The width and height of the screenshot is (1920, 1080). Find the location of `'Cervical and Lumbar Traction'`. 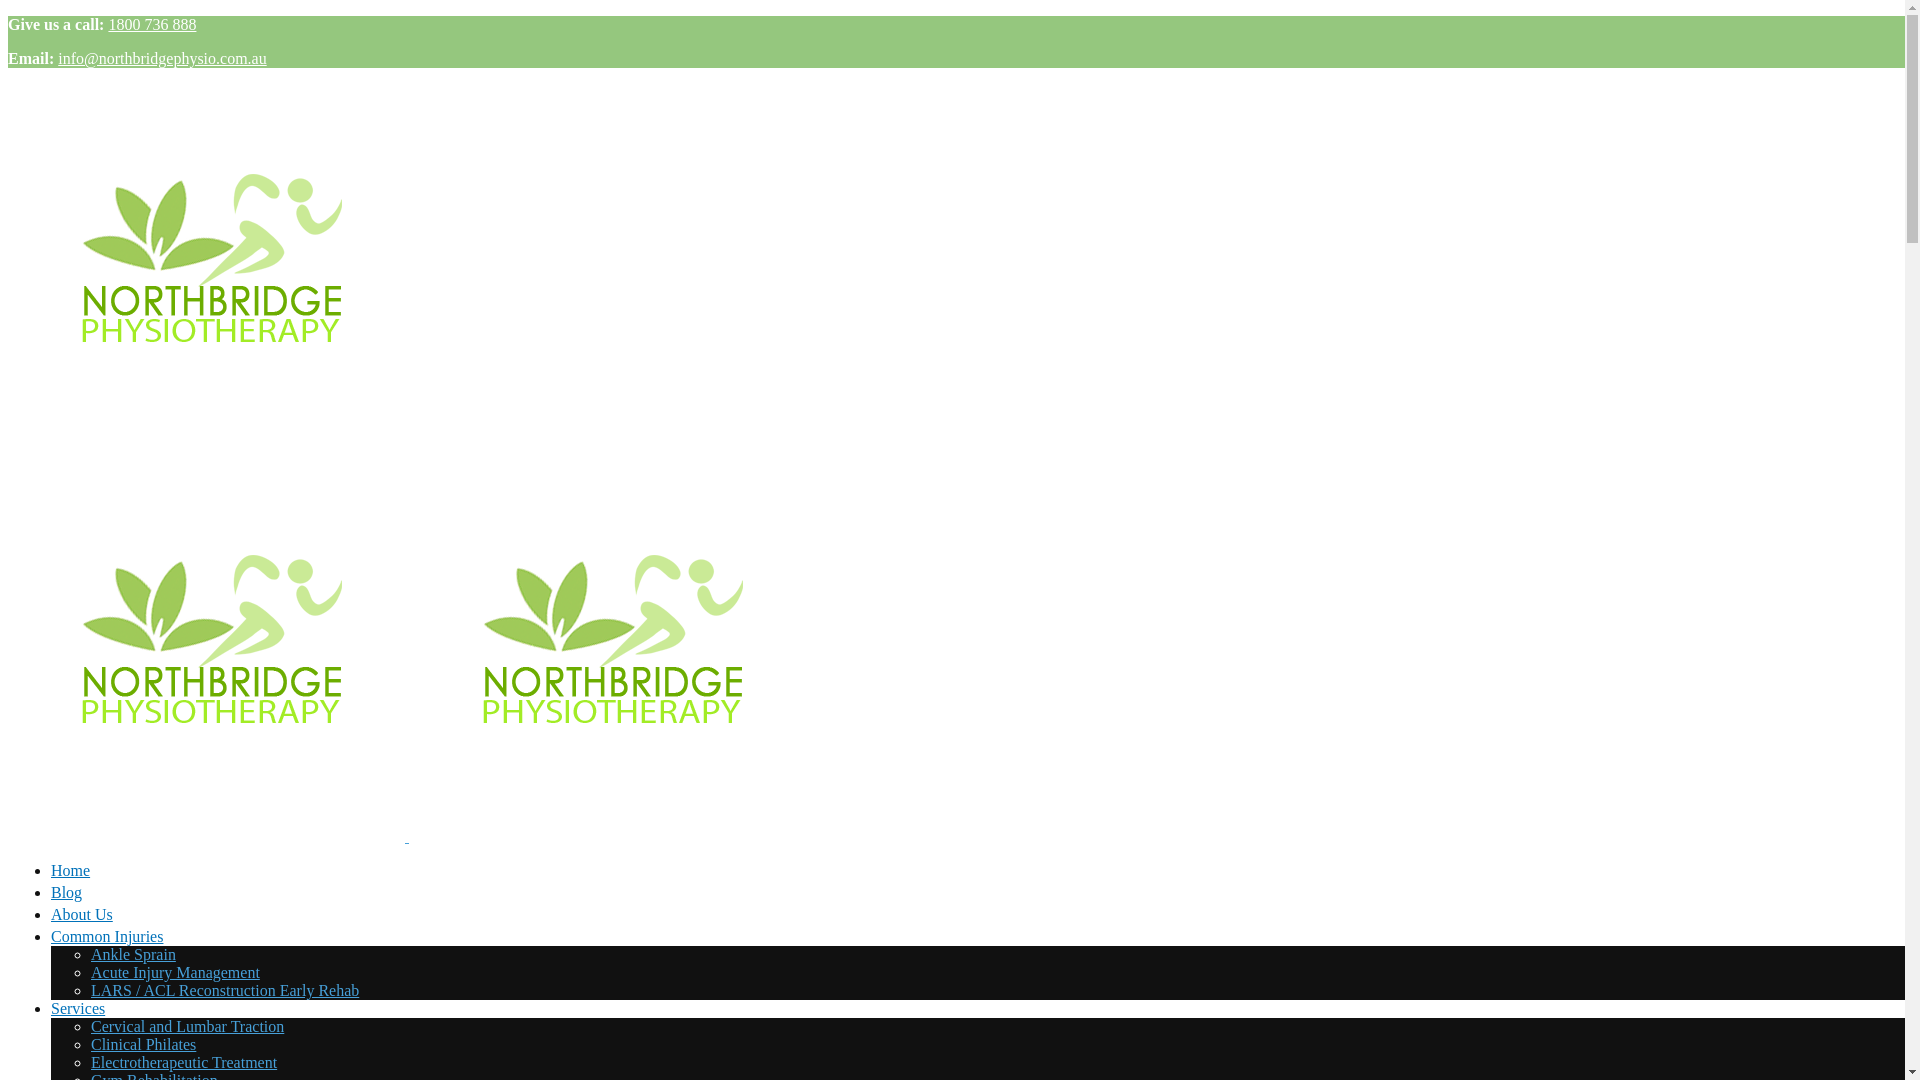

'Cervical and Lumbar Traction' is located at coordinates (187, 1026).